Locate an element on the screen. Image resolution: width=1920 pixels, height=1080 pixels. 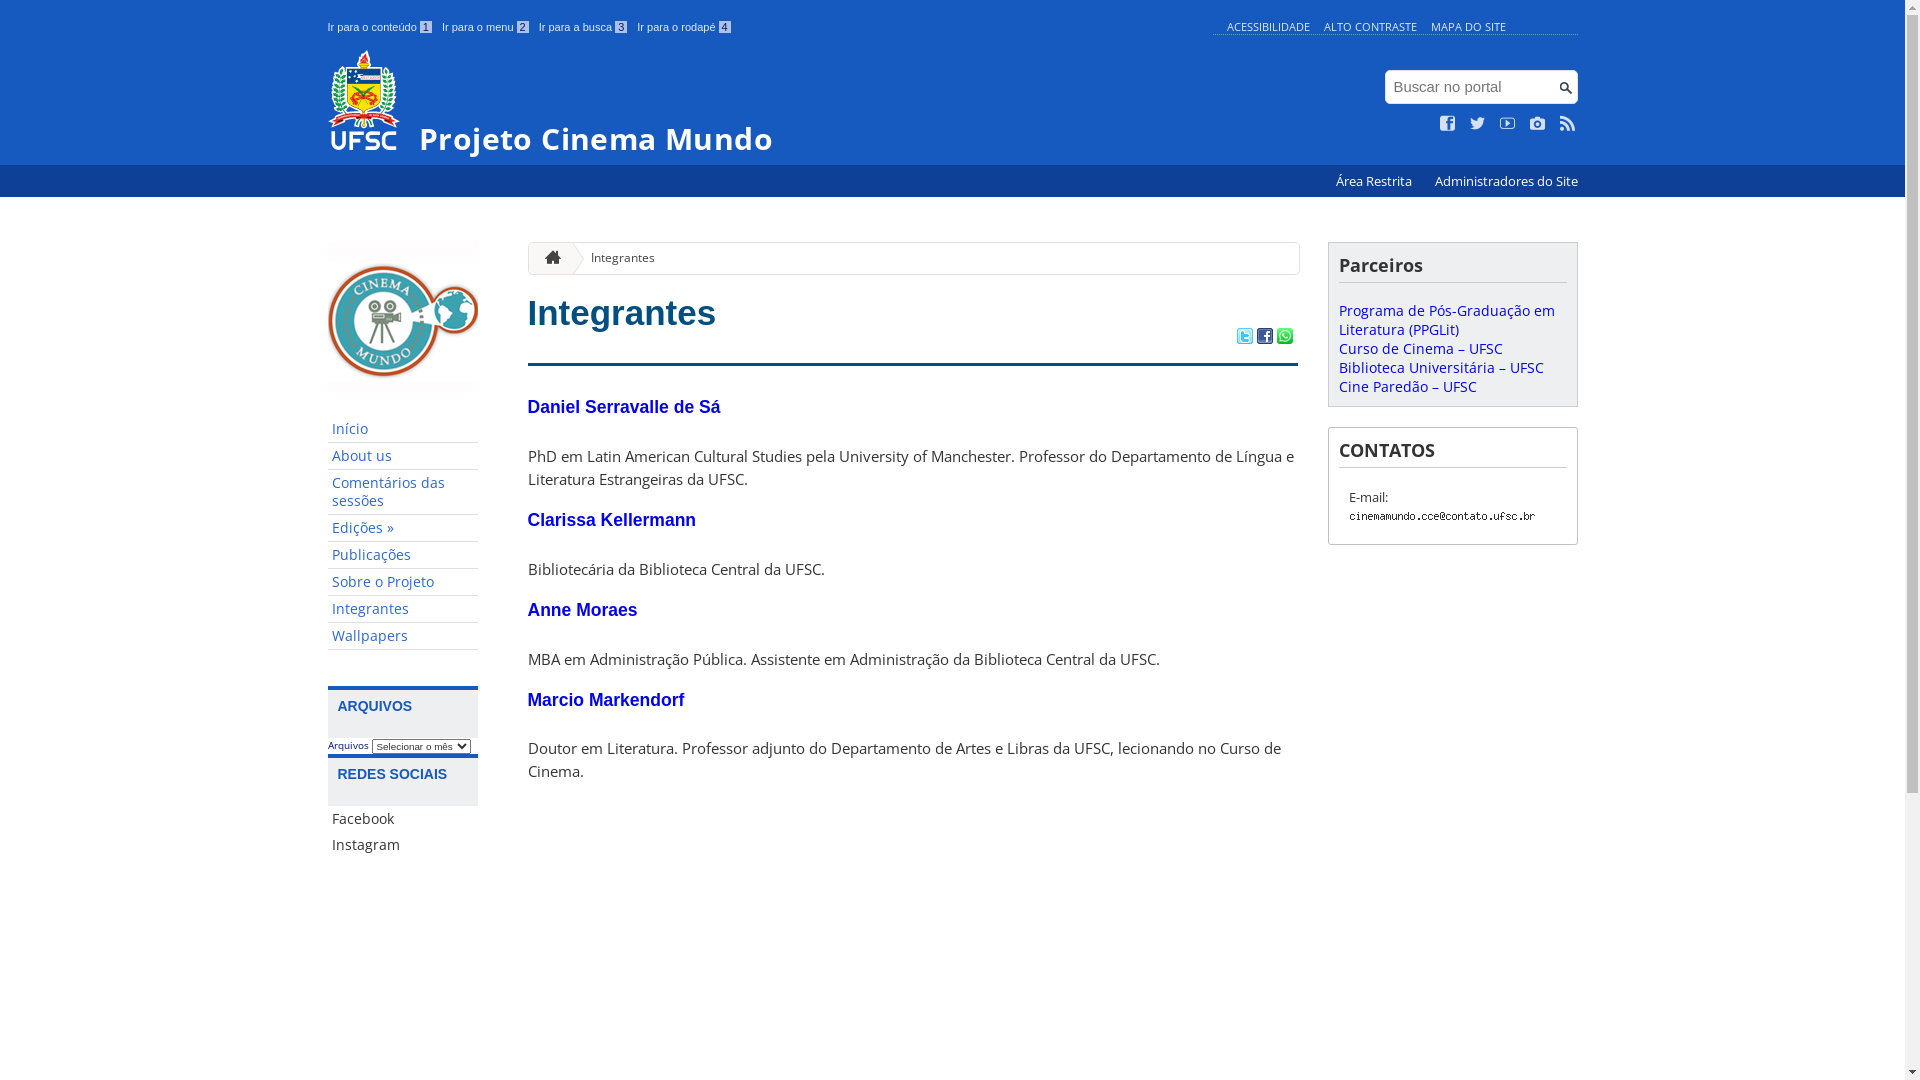
'Integrantes' is located at coordinates (402, 608).